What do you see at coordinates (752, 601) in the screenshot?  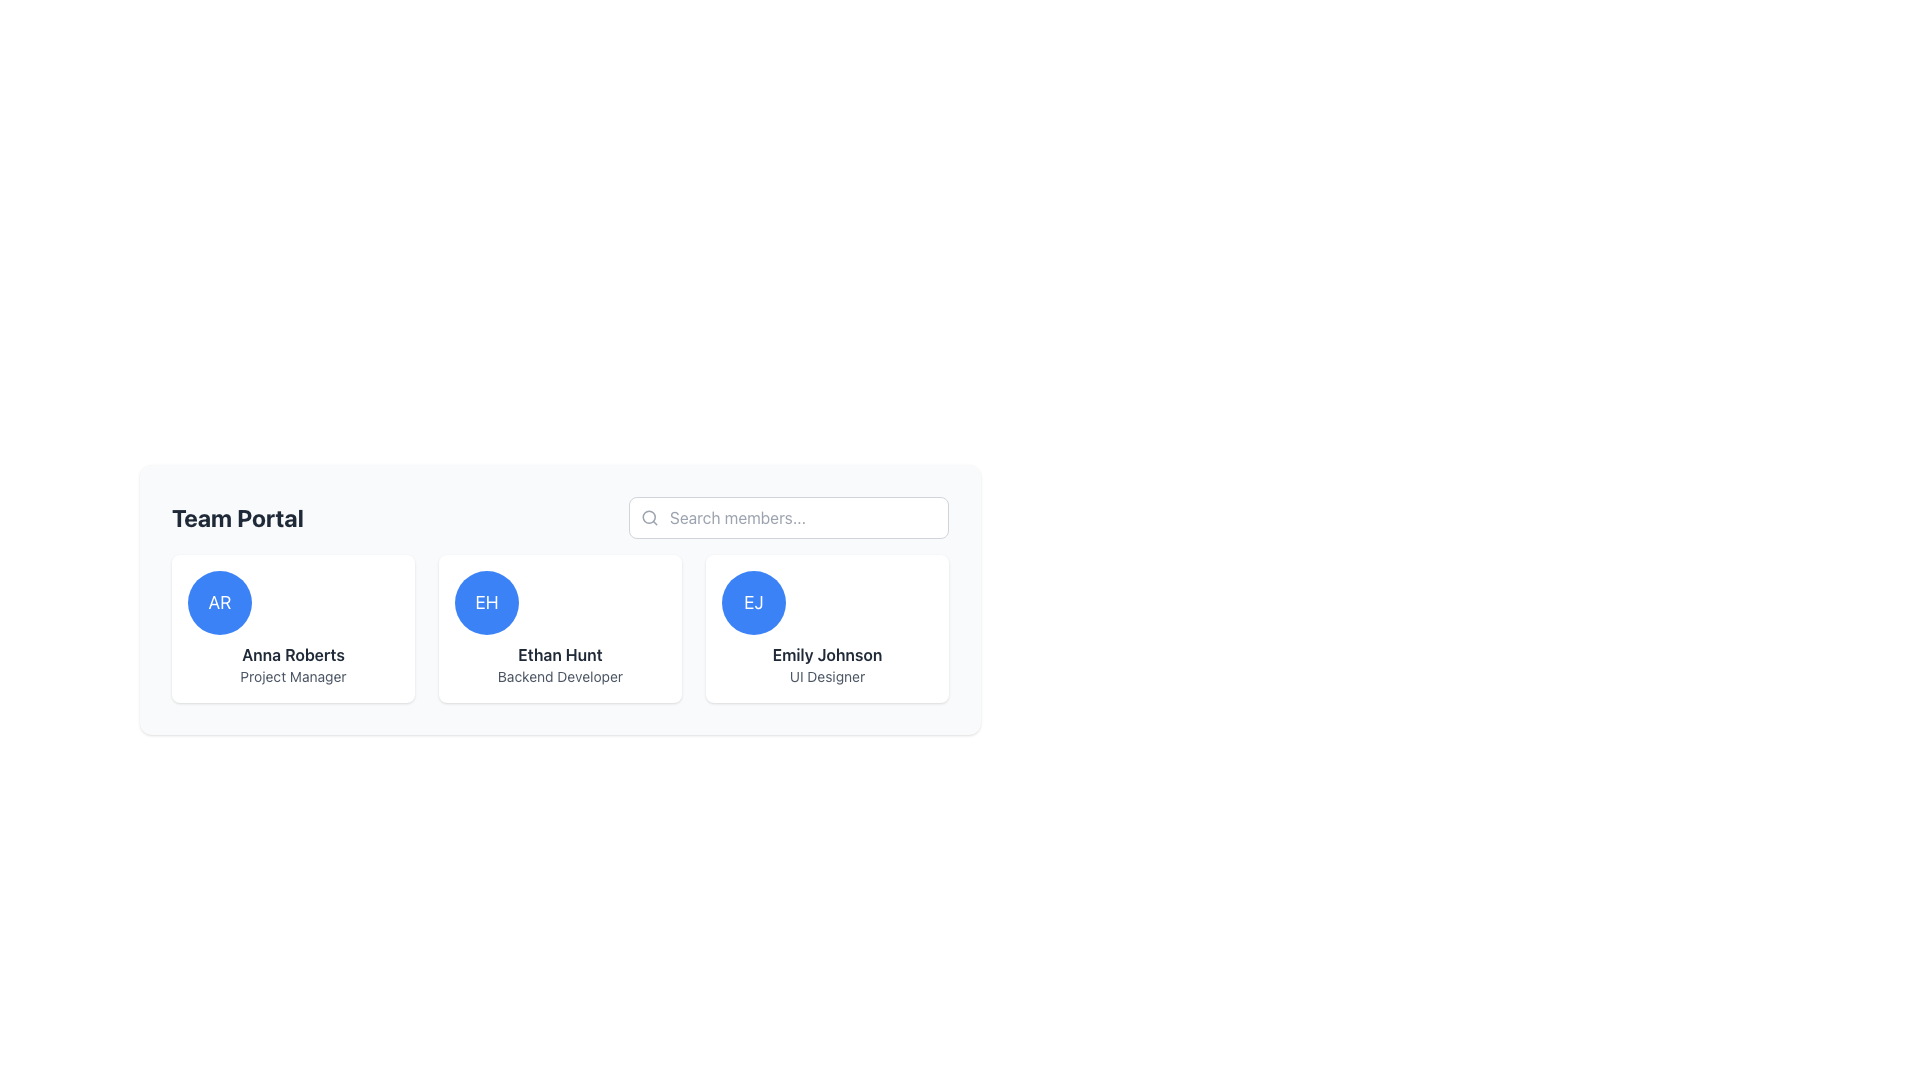 I see `the user avatar representing 'Emily Johnson'` at bounding box center [752, 601].